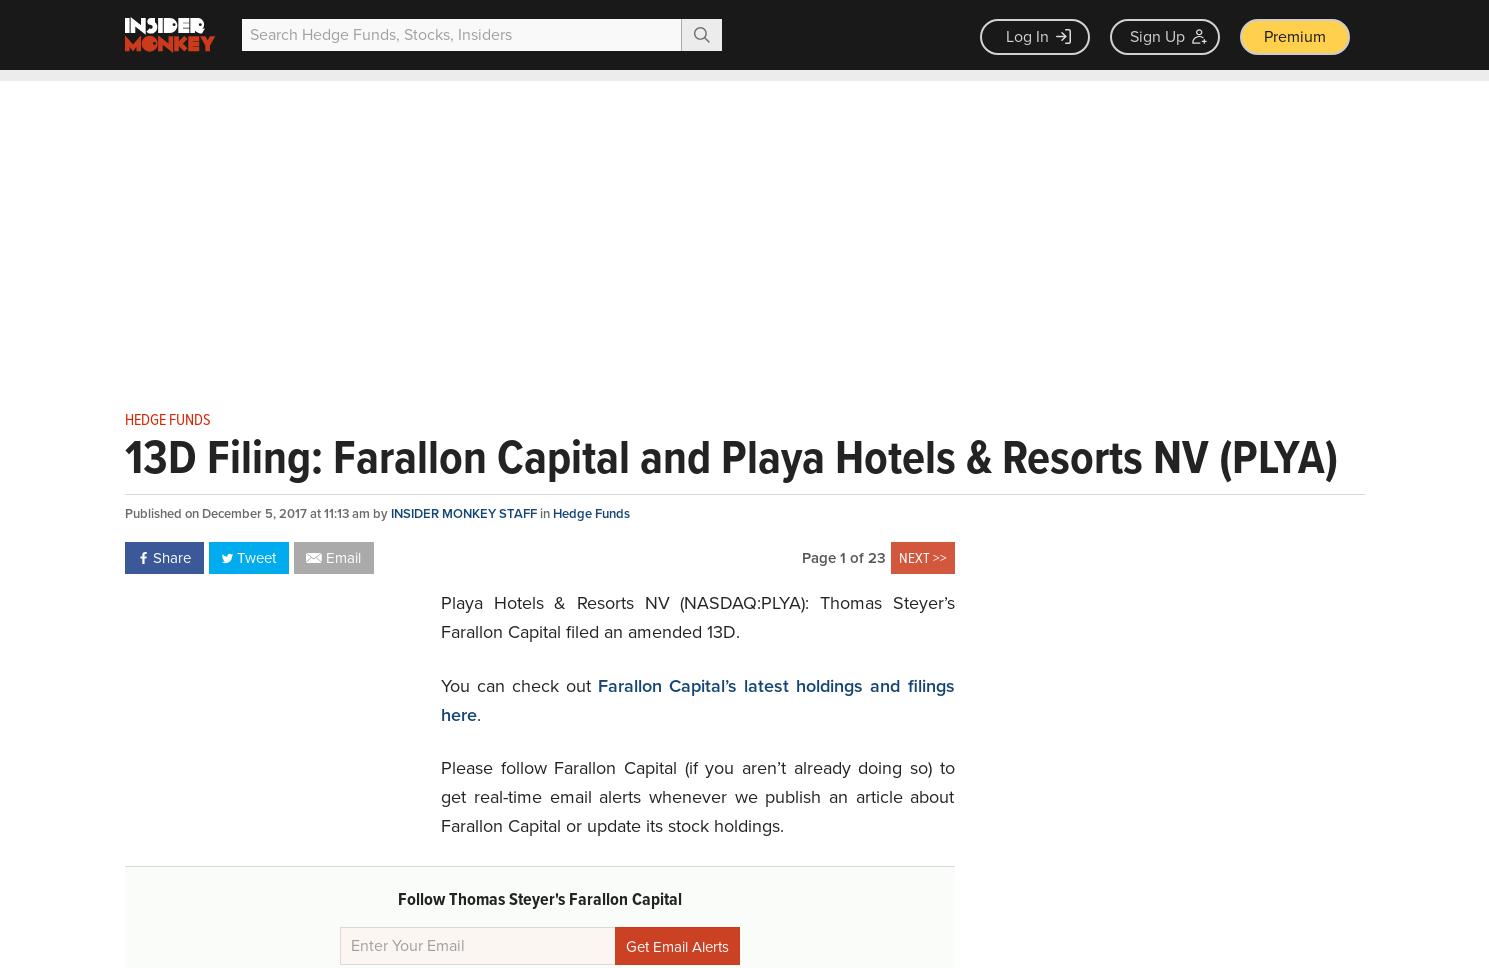 The image size is (1489, 968). Describe the element at coordinates (464, 513) in the screenshot. I see `'Insider Monkey Staff'` at that location.